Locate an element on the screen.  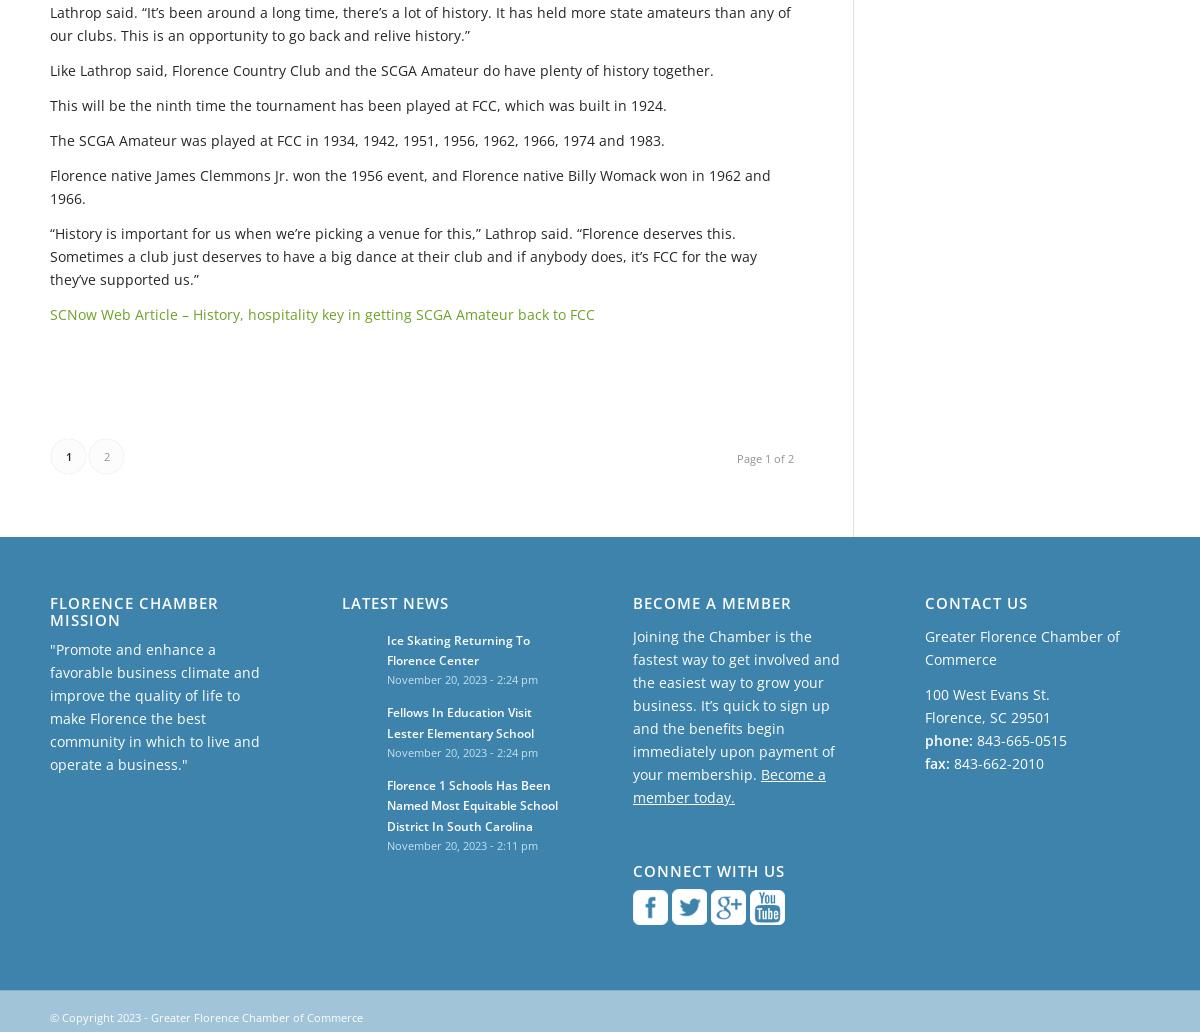
'Florence Chamber Mission' is located at coordinates (134, 611).